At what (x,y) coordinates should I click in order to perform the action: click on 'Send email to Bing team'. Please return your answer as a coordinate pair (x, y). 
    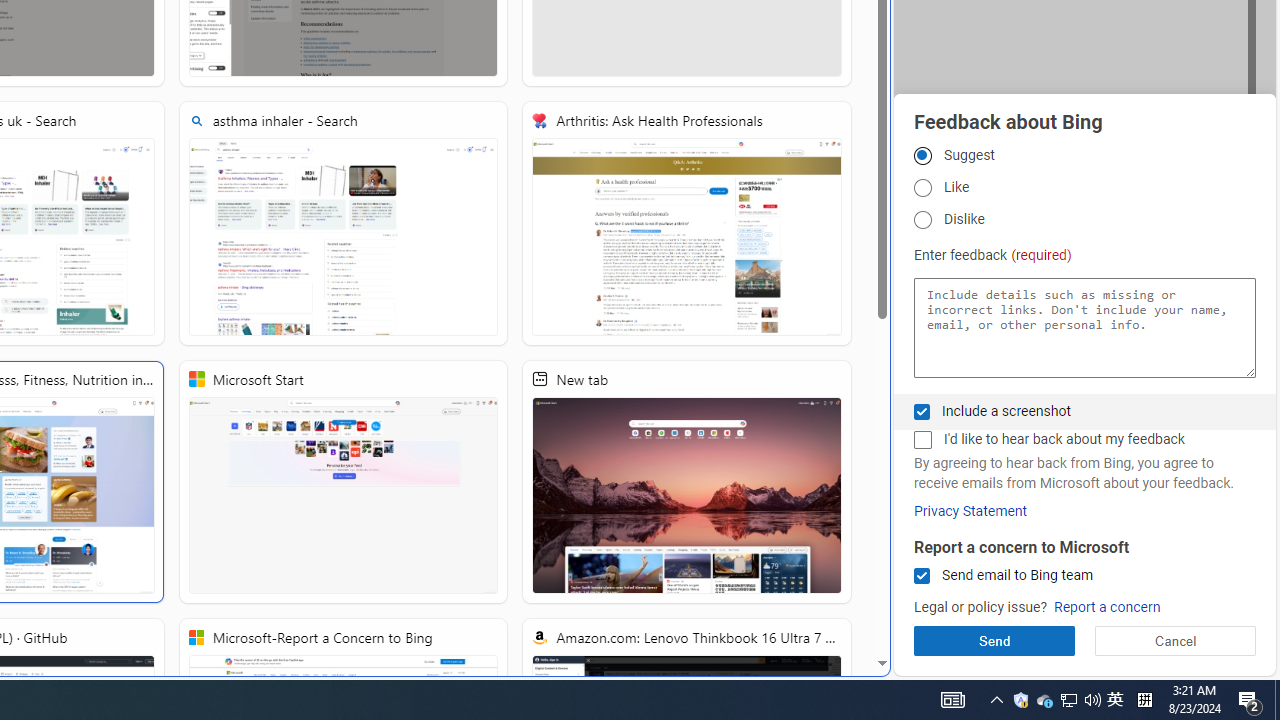
    Looking at the image, I should click on (921, 576).